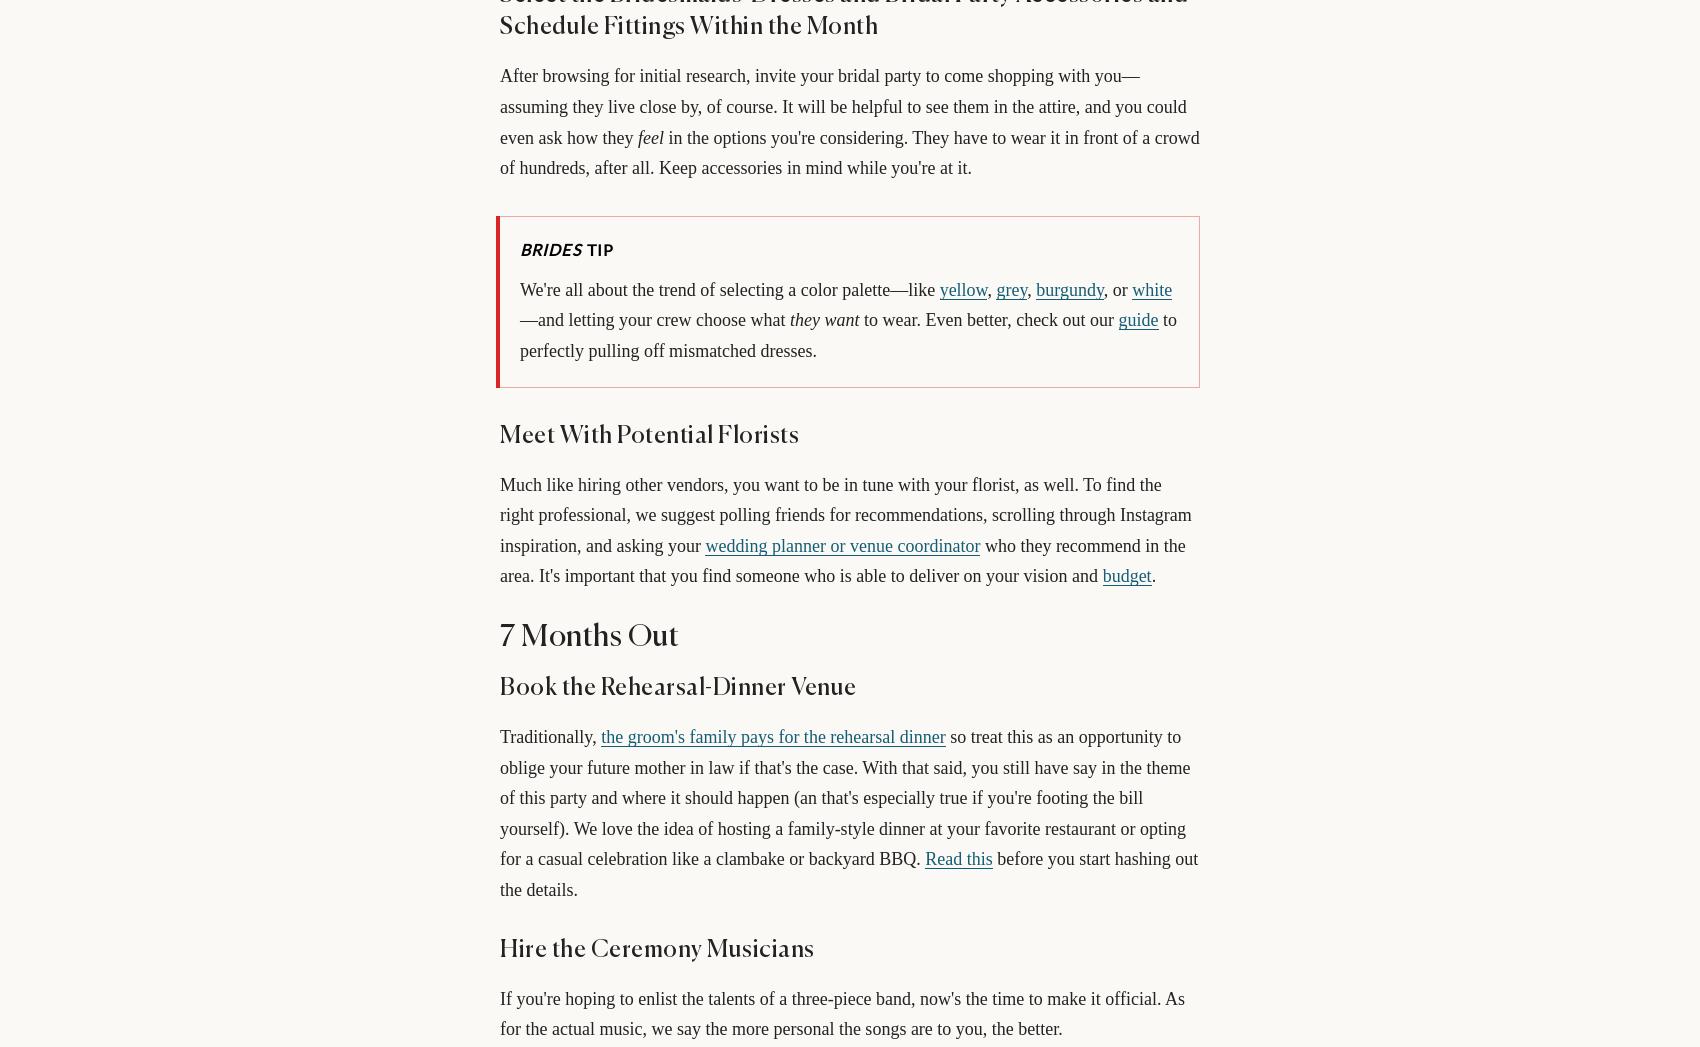 Image resolution: width=1700 pixels, height=1047 pixels. Describe the element at coordinates (499, 513) in the screenshot. I see `'Much like hiring other vendors, you want to be in tune with your florist, as well. To find the right professional, we suggest polling friends for recommendations, scrolling through Instagram inspiration, and asking your'` at that location.